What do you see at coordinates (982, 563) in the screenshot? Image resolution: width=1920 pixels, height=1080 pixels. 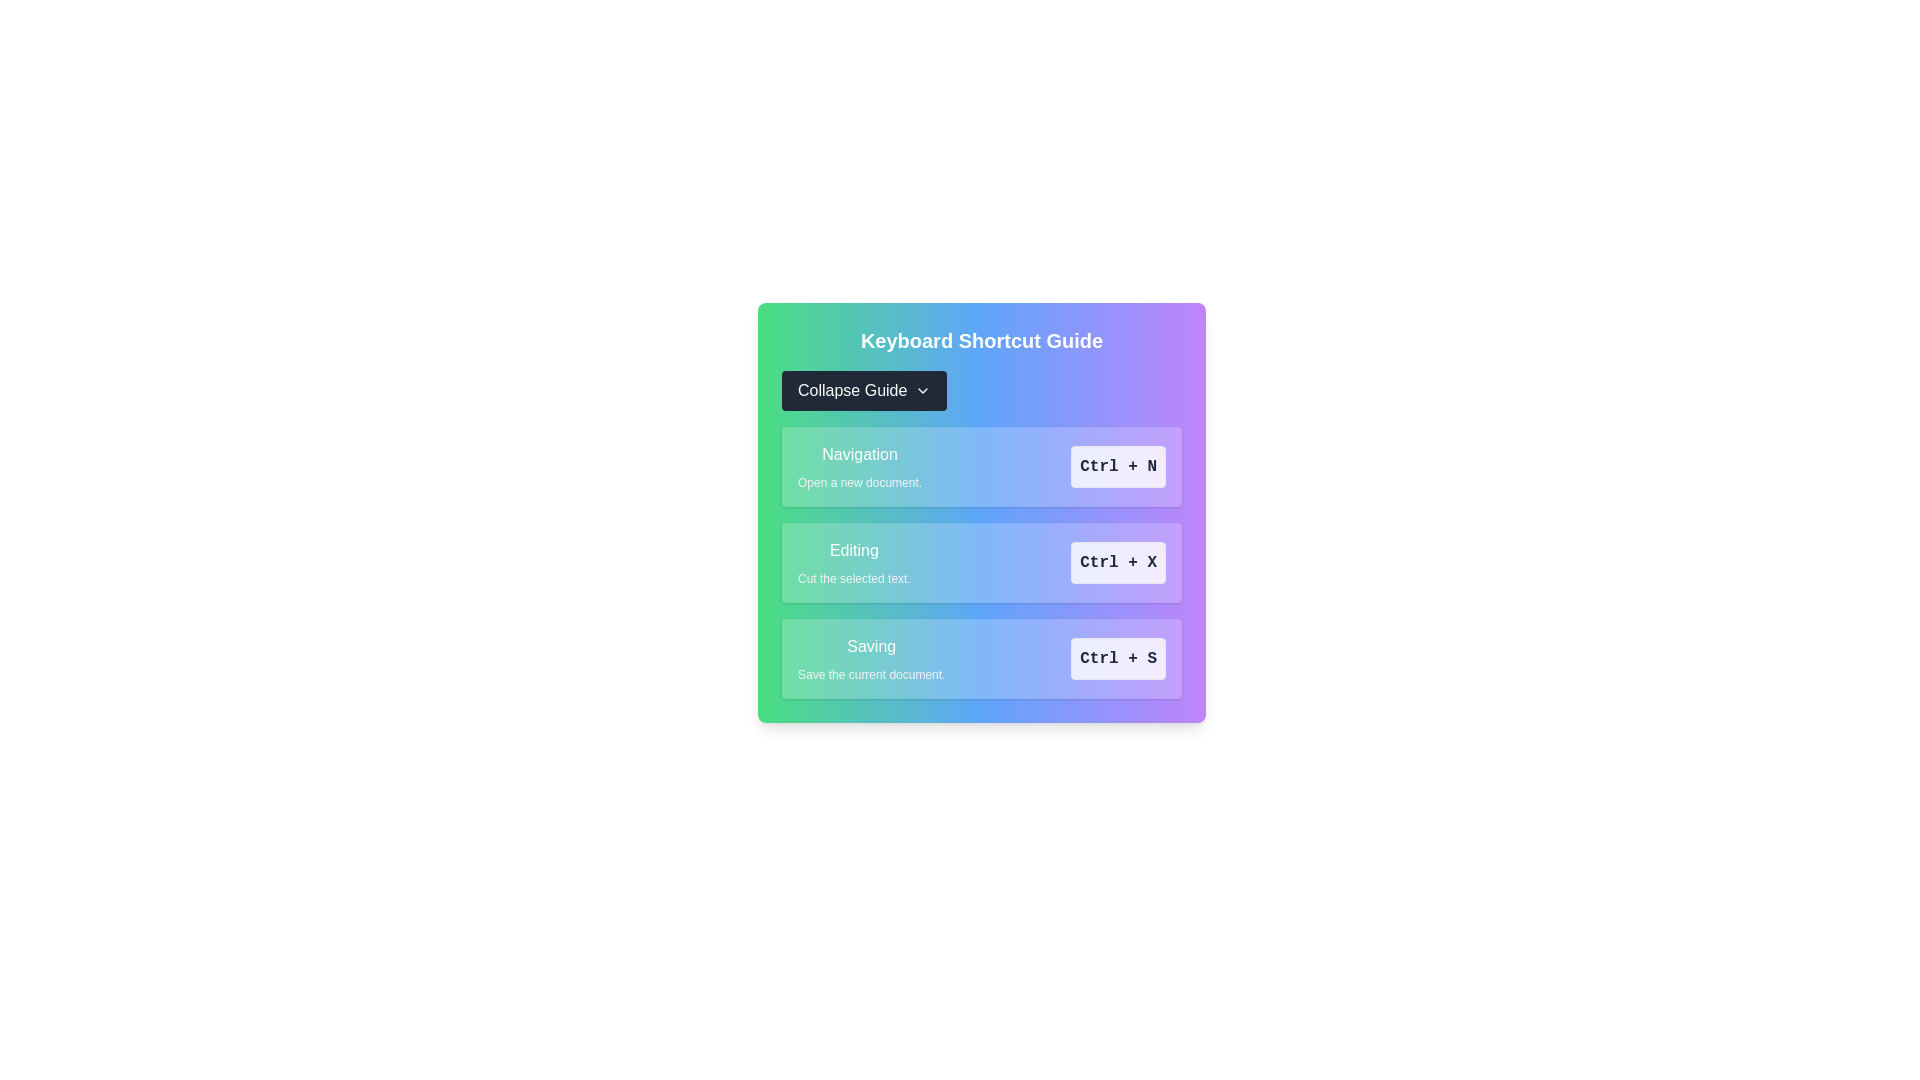 I see `the second item in the 'Keyboard Shortcut Guide' list to interact with the keyboard shortcut guide interface` at bounding box center [982, 563].